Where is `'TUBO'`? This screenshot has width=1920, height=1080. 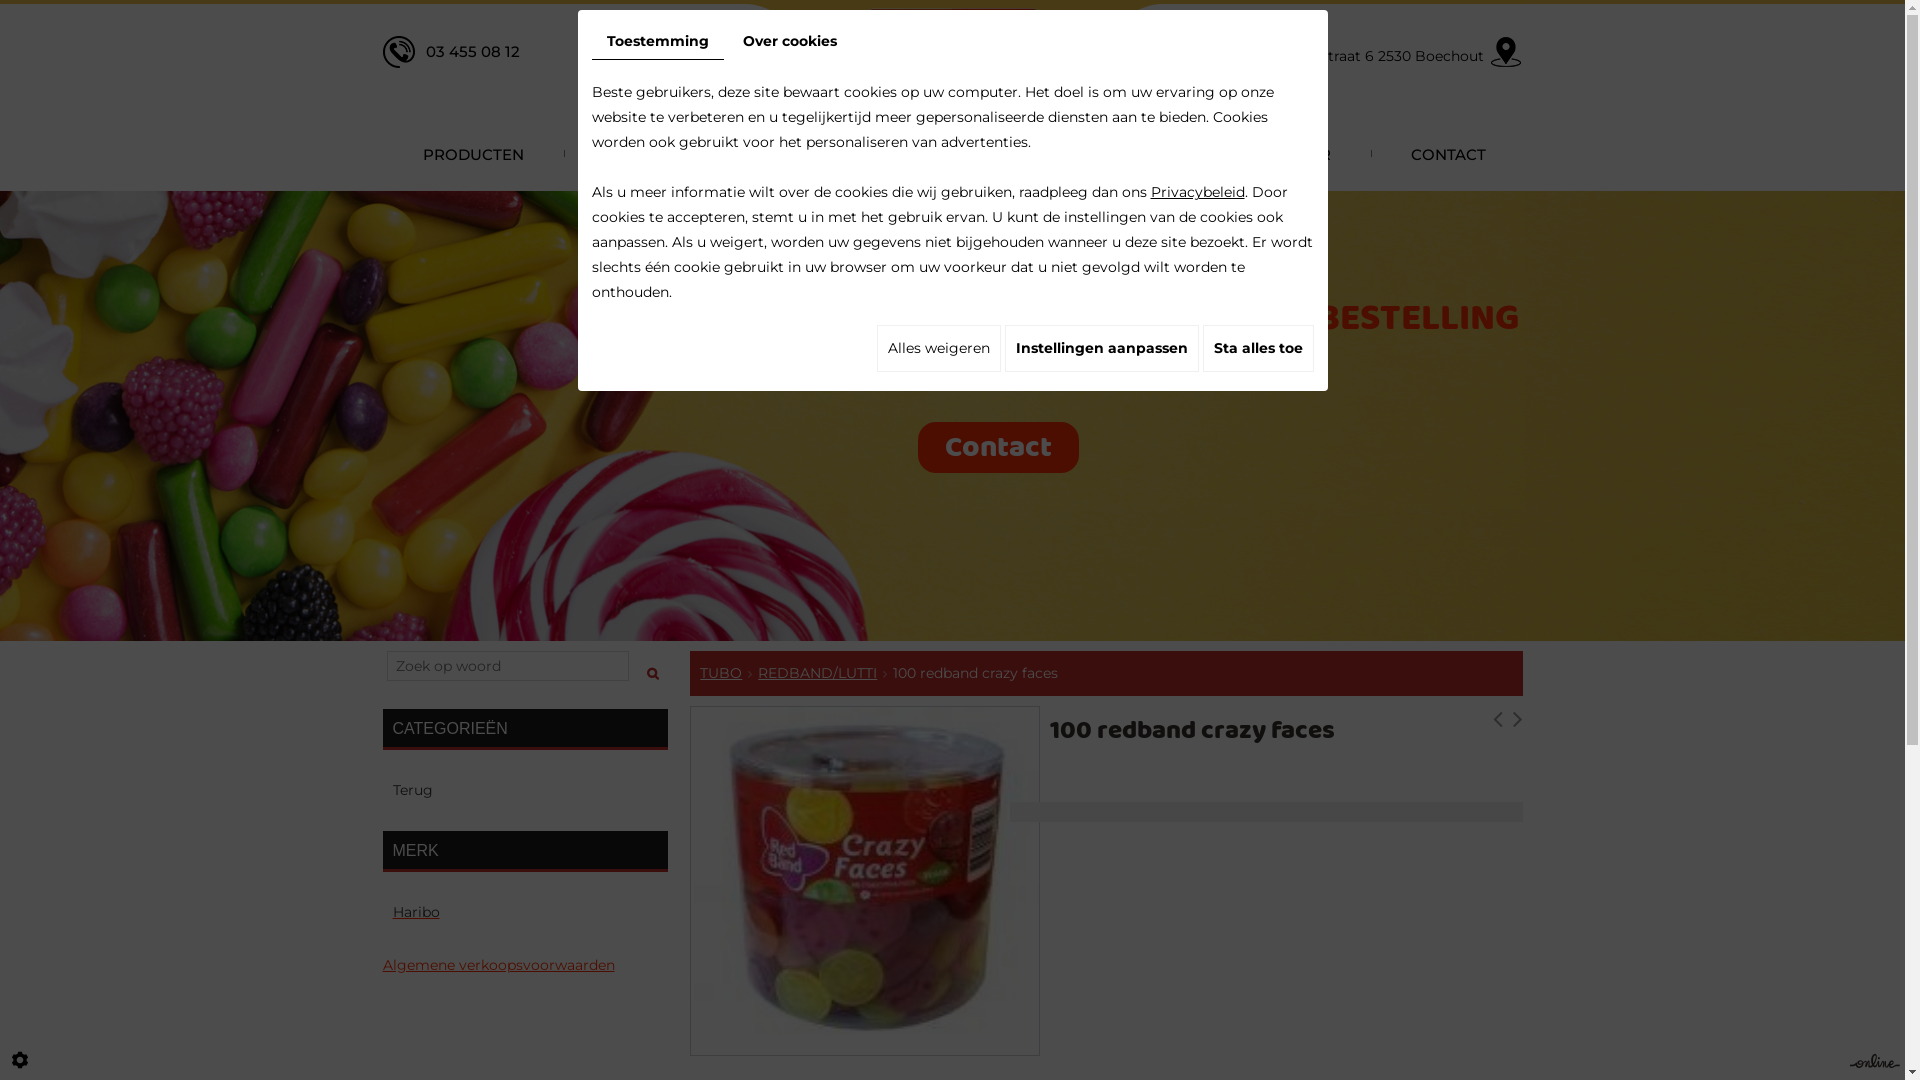
'TUBO' is located at coordinates (720, 672).